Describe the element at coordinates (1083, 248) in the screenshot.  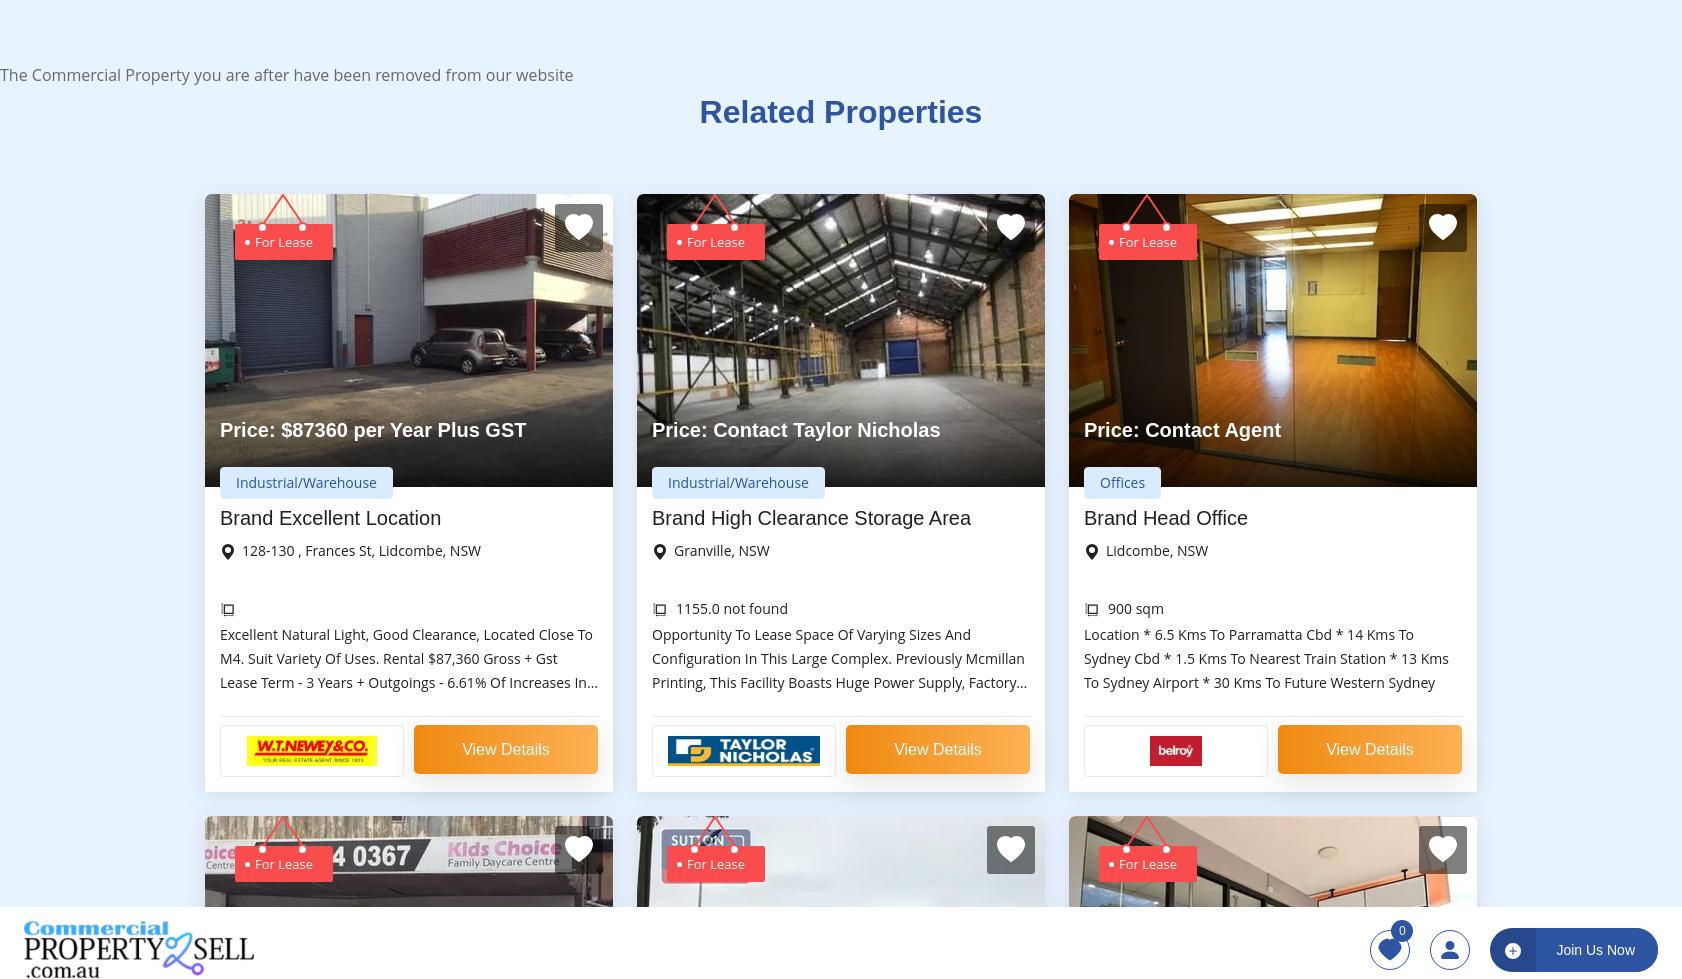
I see `'Brand Fully Fitted & Partitioned Officeshop Facing Parramatta Rd!'` at that location.